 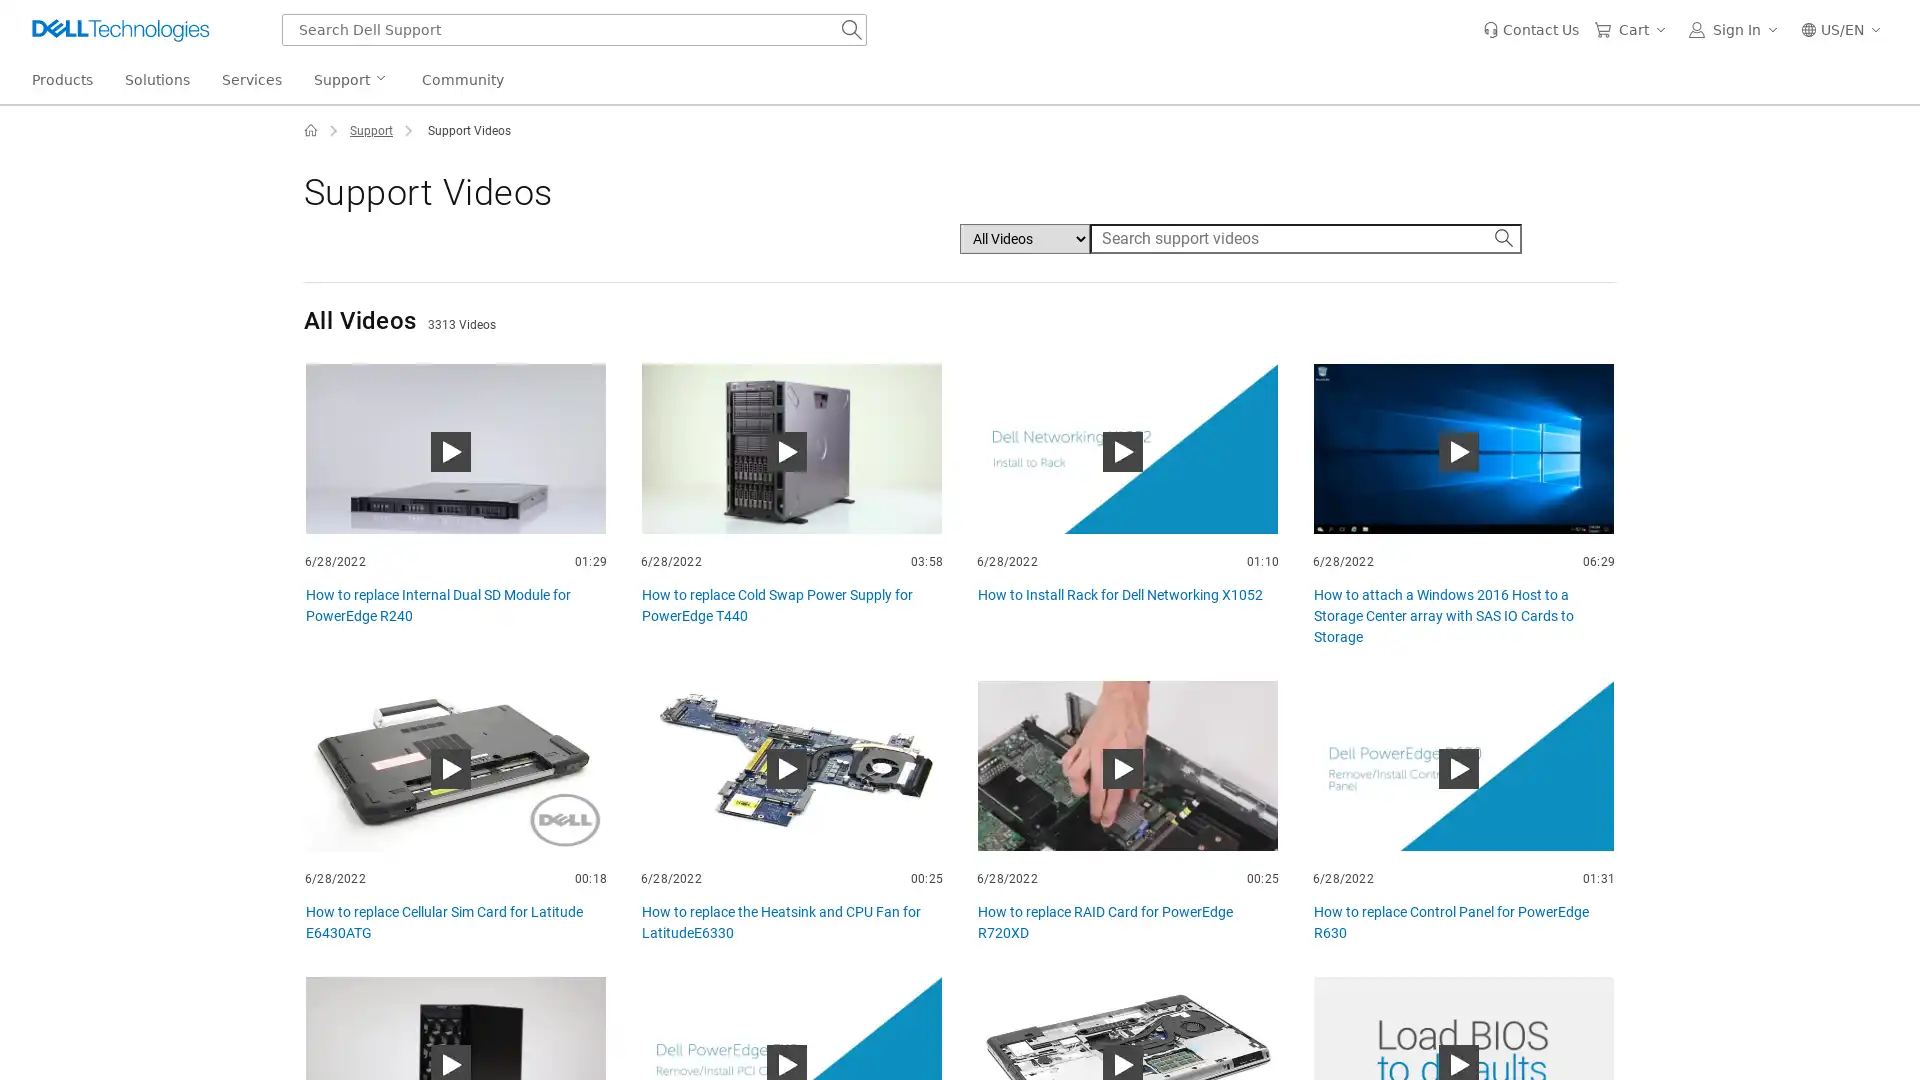 I want to click on How to replace Internal Dual SD Module for PowerEdge R240, so click(x=455, y=604).